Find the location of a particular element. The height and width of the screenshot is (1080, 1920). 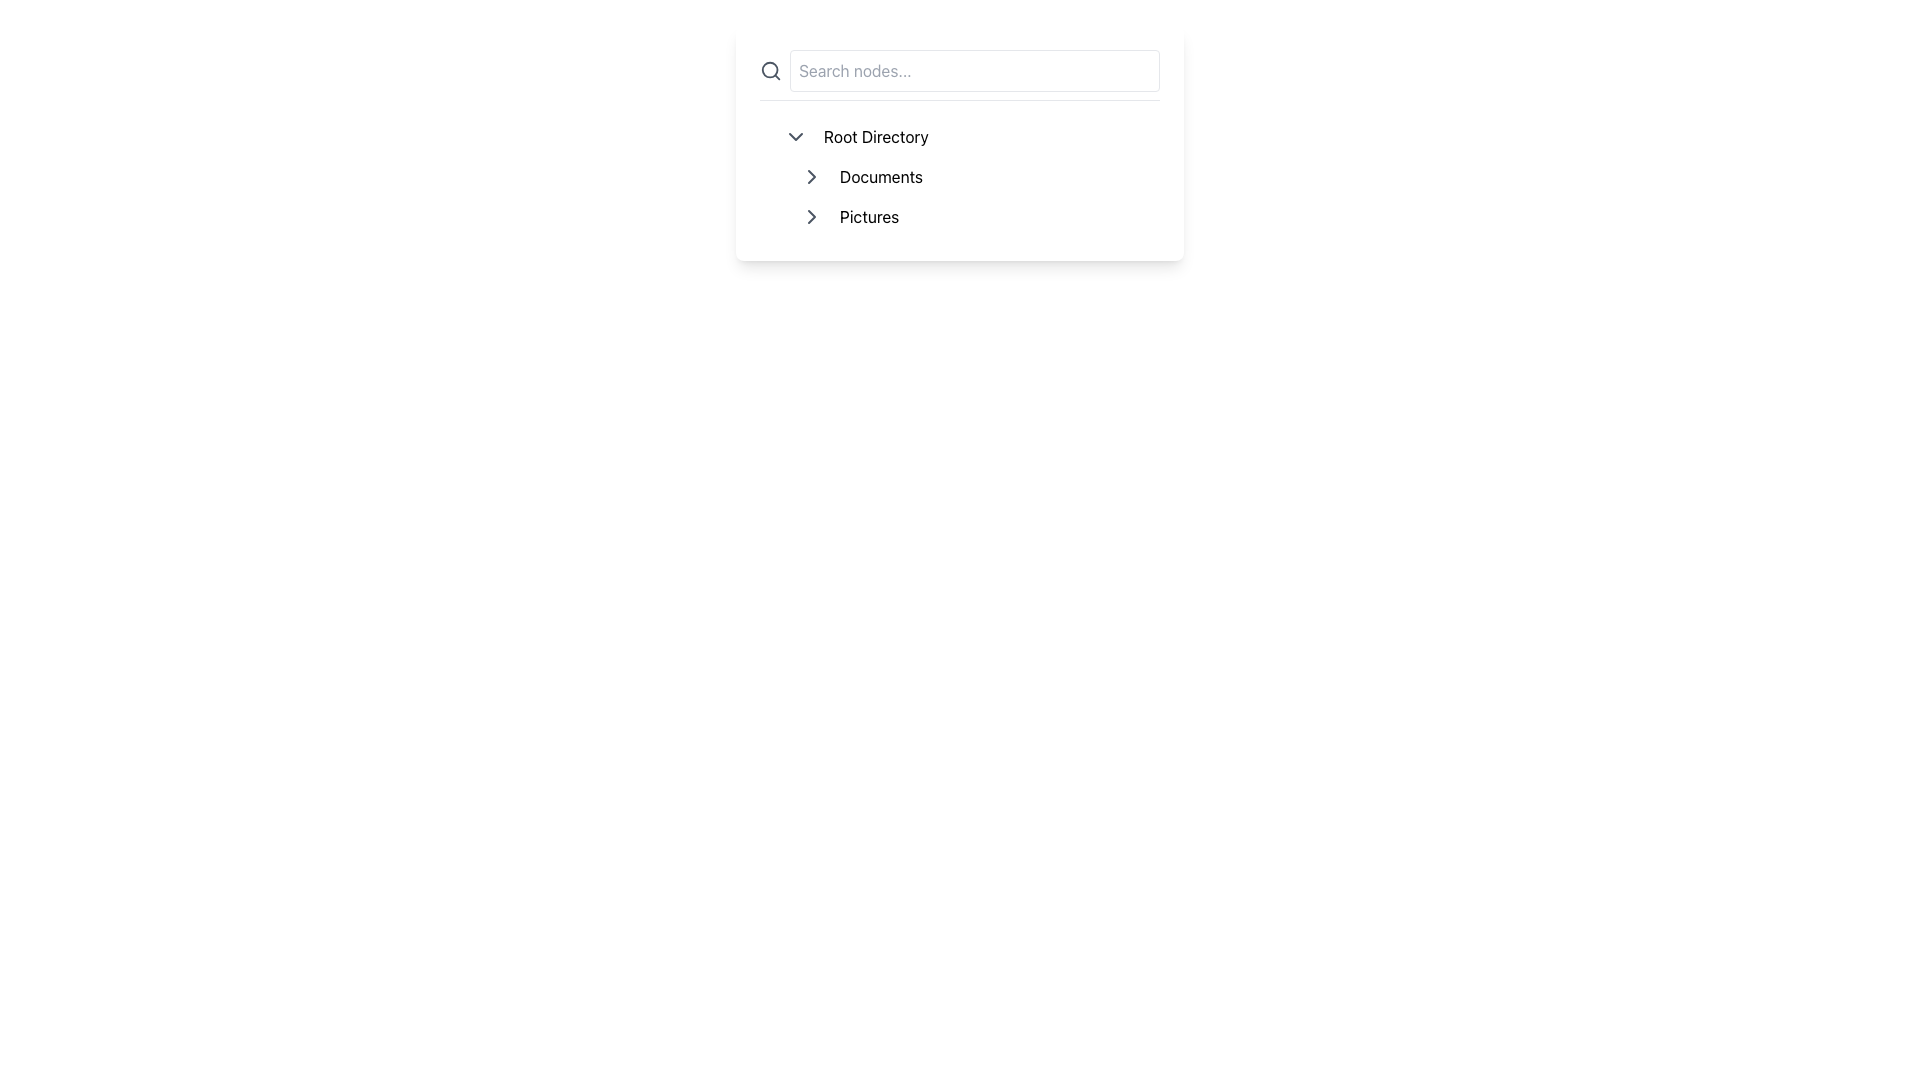

the 'Documents' list item in the navigation menu is located at coordinates (975, 176).